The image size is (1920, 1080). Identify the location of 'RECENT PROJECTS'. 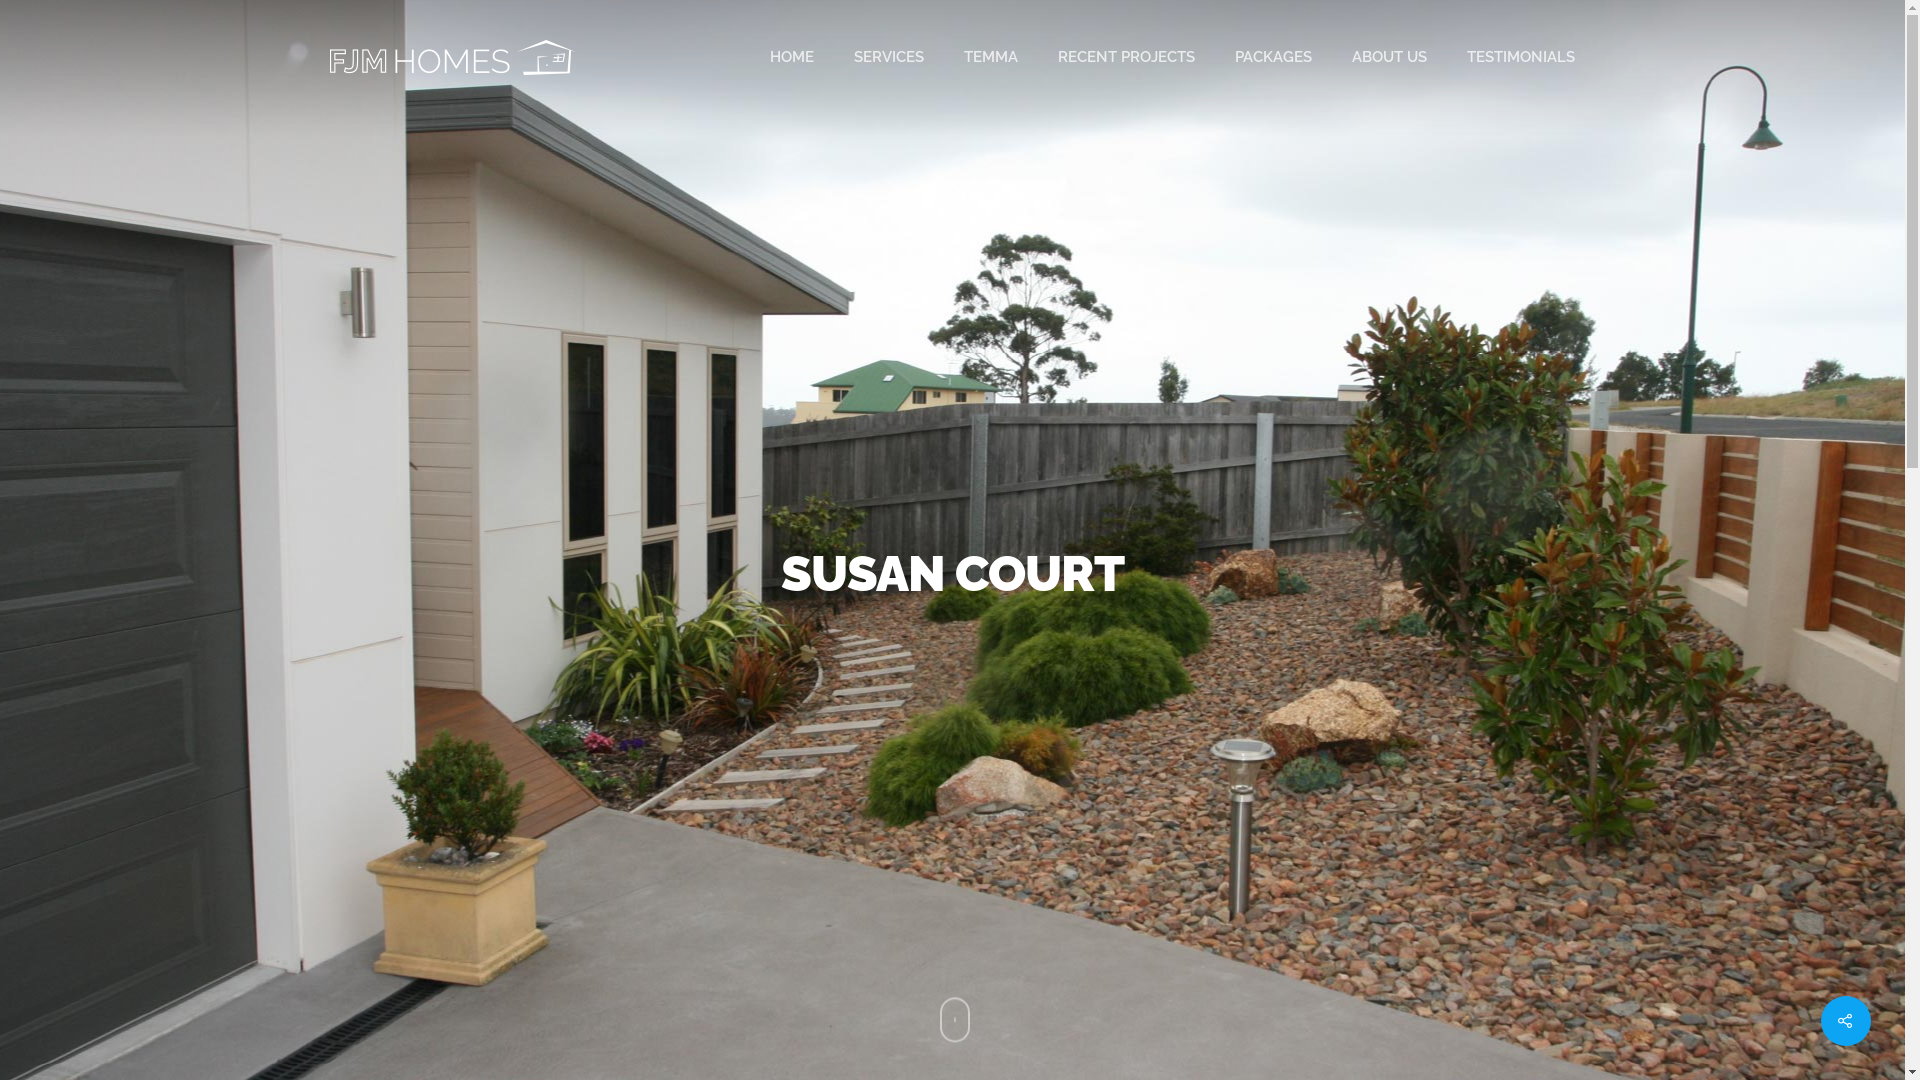
(1056, 56).